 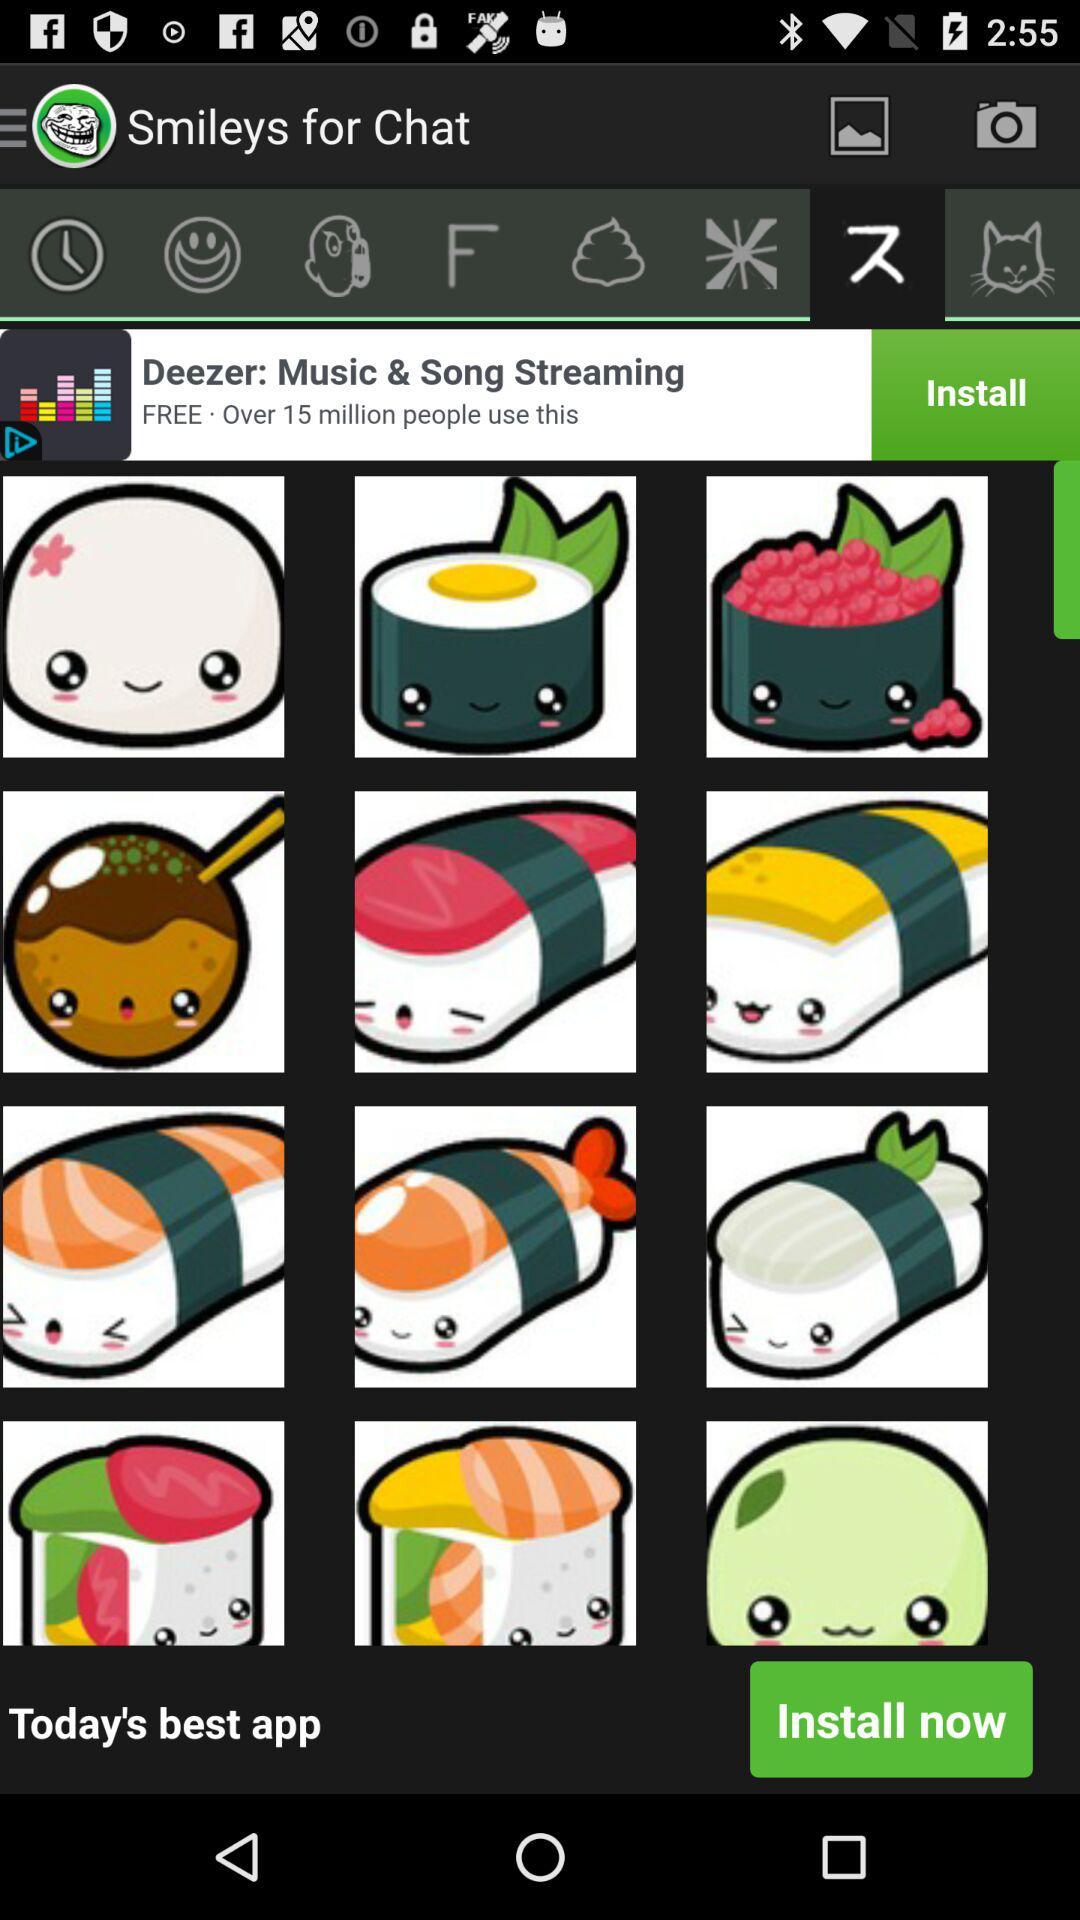 What do you see at coordinates (858, 124) in the screenshot?
I see `gallery` at bounding box center [858, 124].